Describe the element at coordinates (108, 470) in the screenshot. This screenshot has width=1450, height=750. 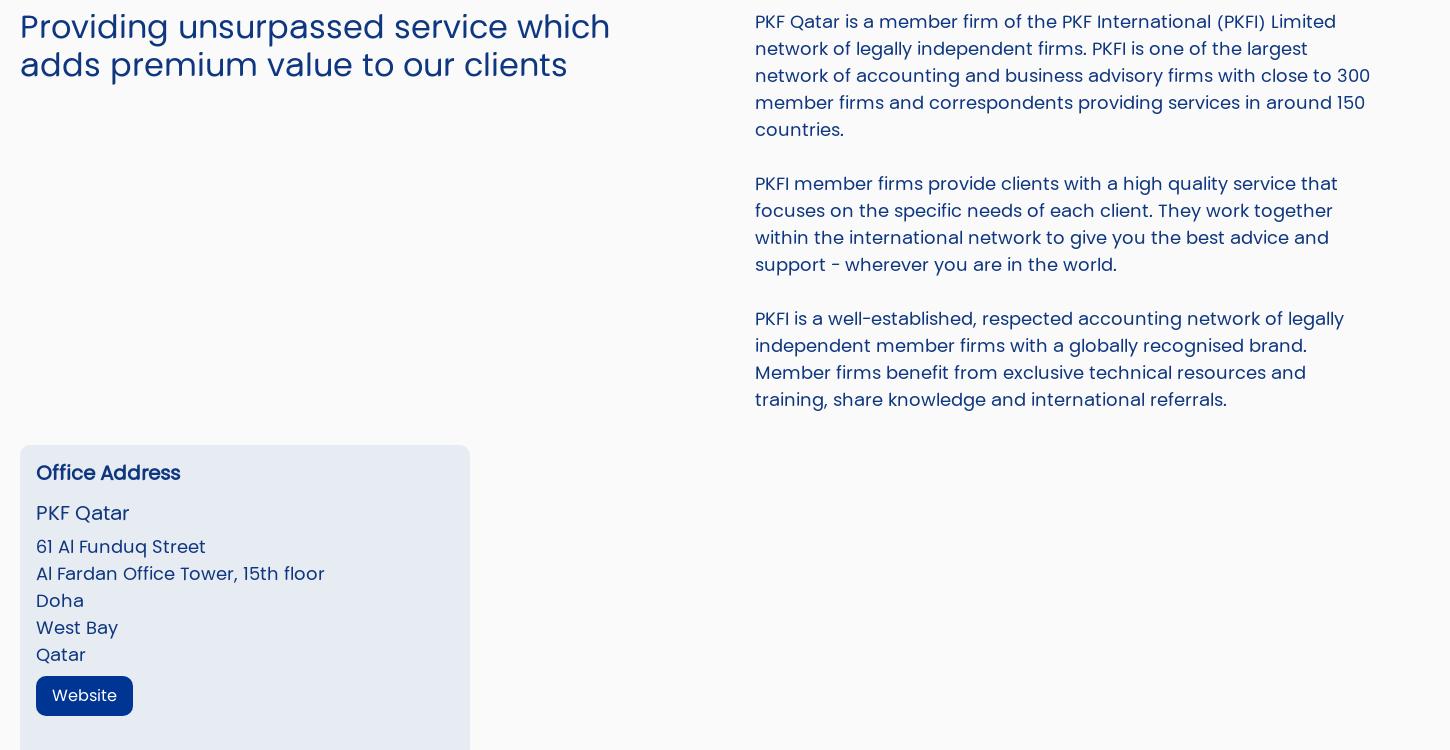
I see `'Office Address'` at that location.